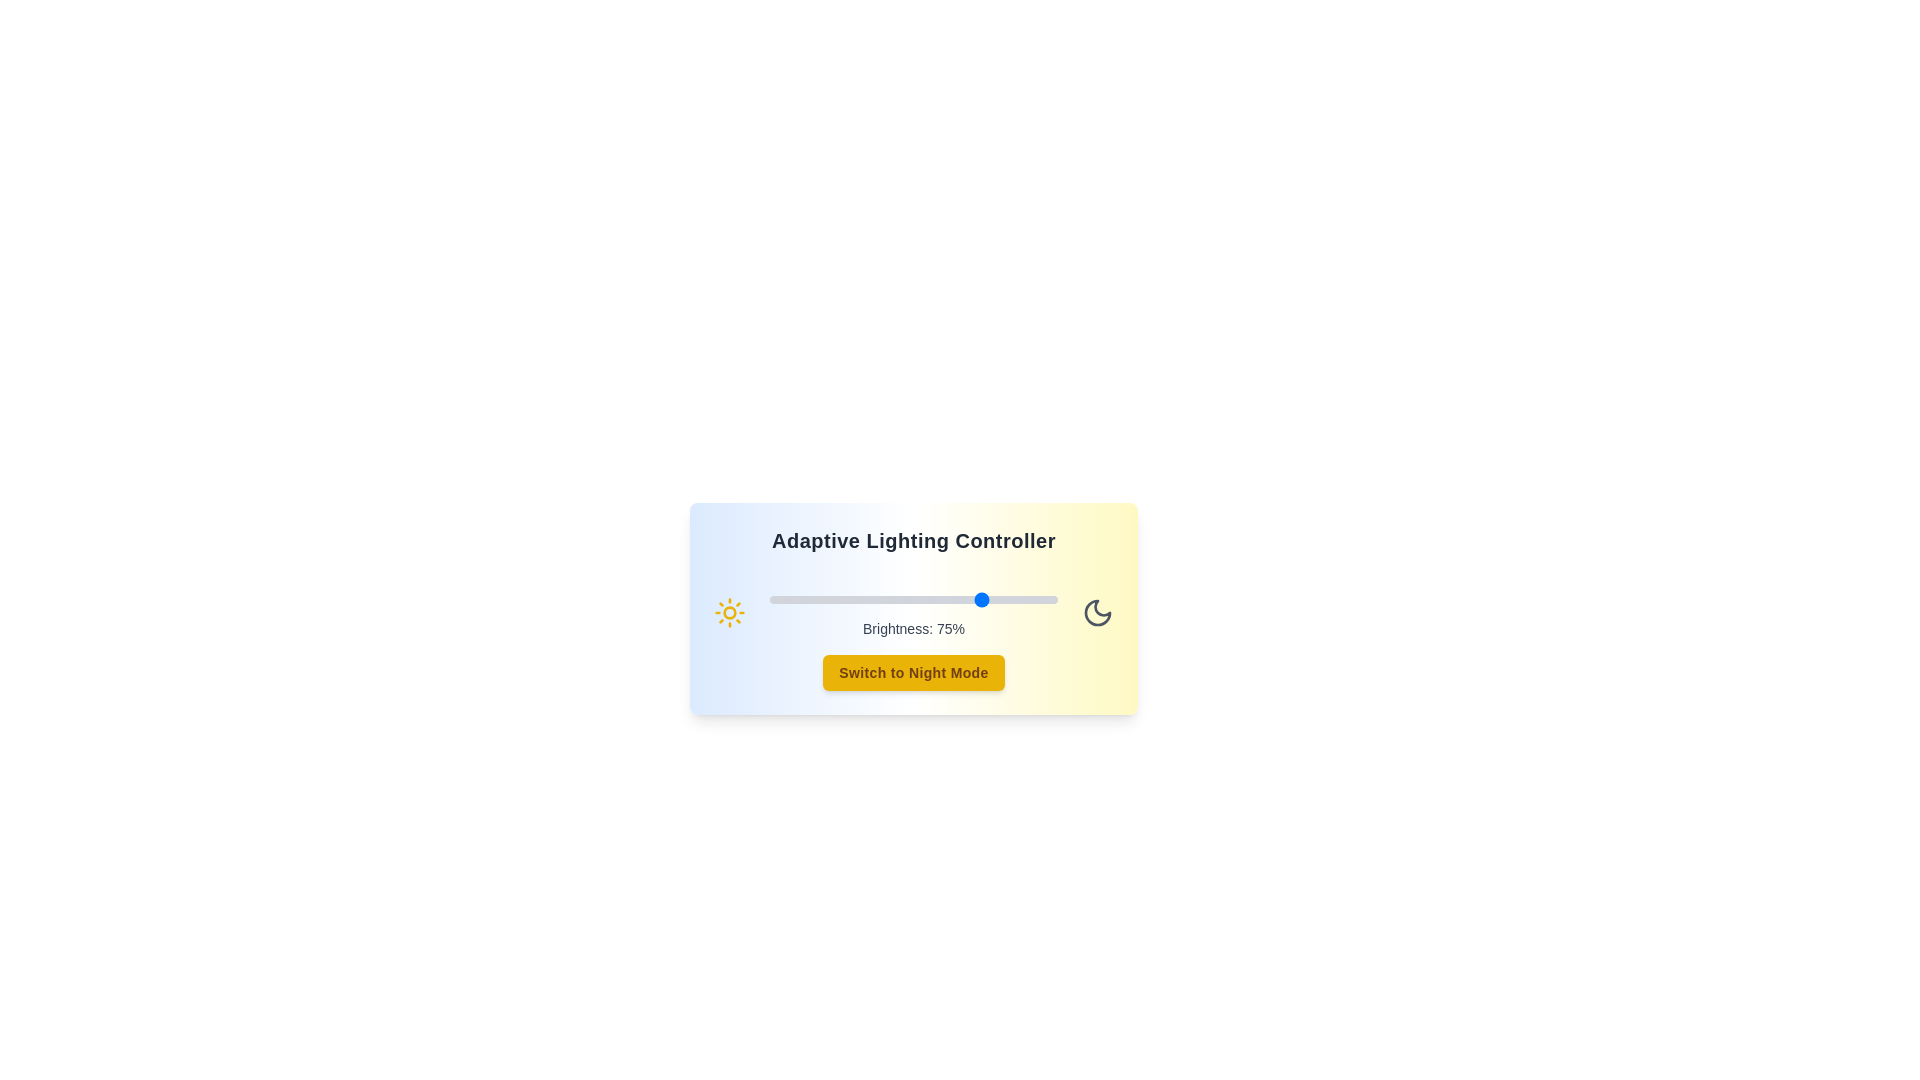 Image resolution: width=1920 pixels, height=1080 pixels. Describe the element at coordinates (771, 599) in the screenshot. I see `the brightness level` at that location.